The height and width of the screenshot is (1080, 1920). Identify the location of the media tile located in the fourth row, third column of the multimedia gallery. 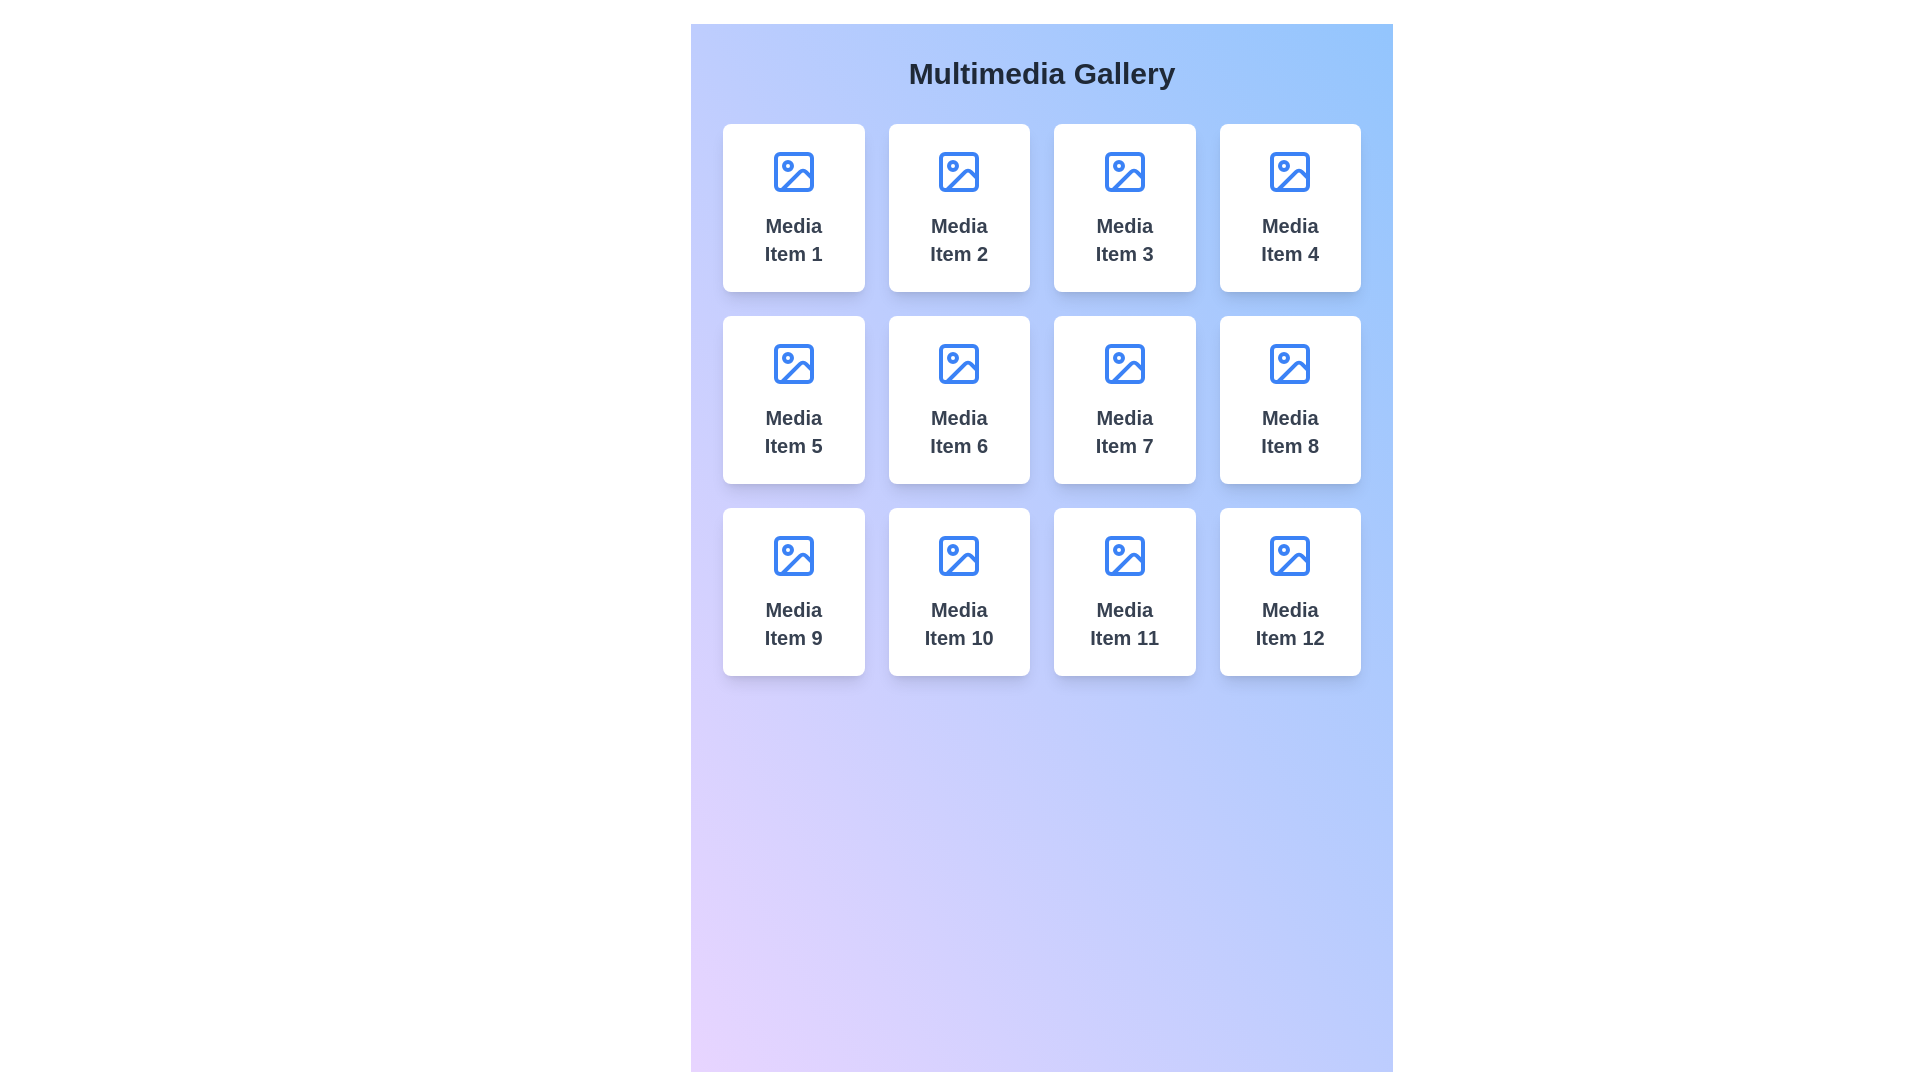
(1124, 590).